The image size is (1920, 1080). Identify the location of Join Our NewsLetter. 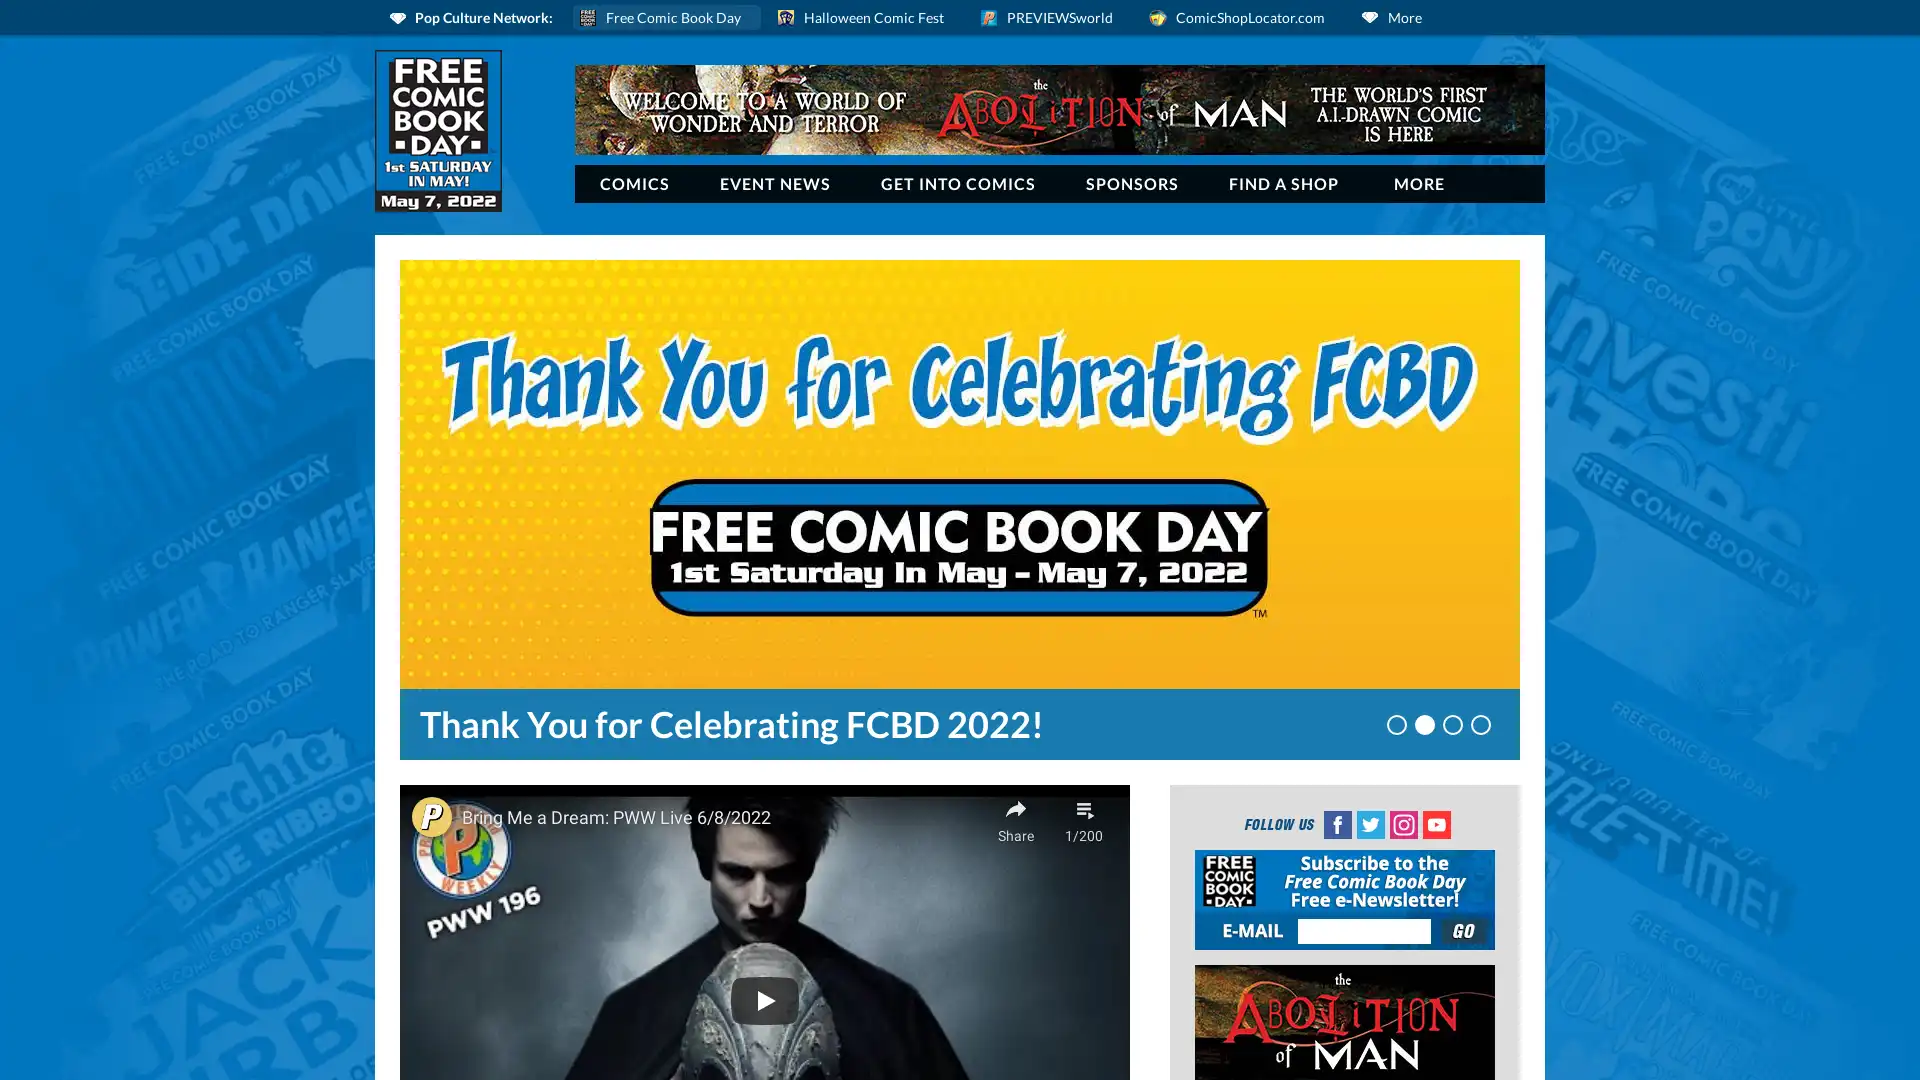
(1465, 930).